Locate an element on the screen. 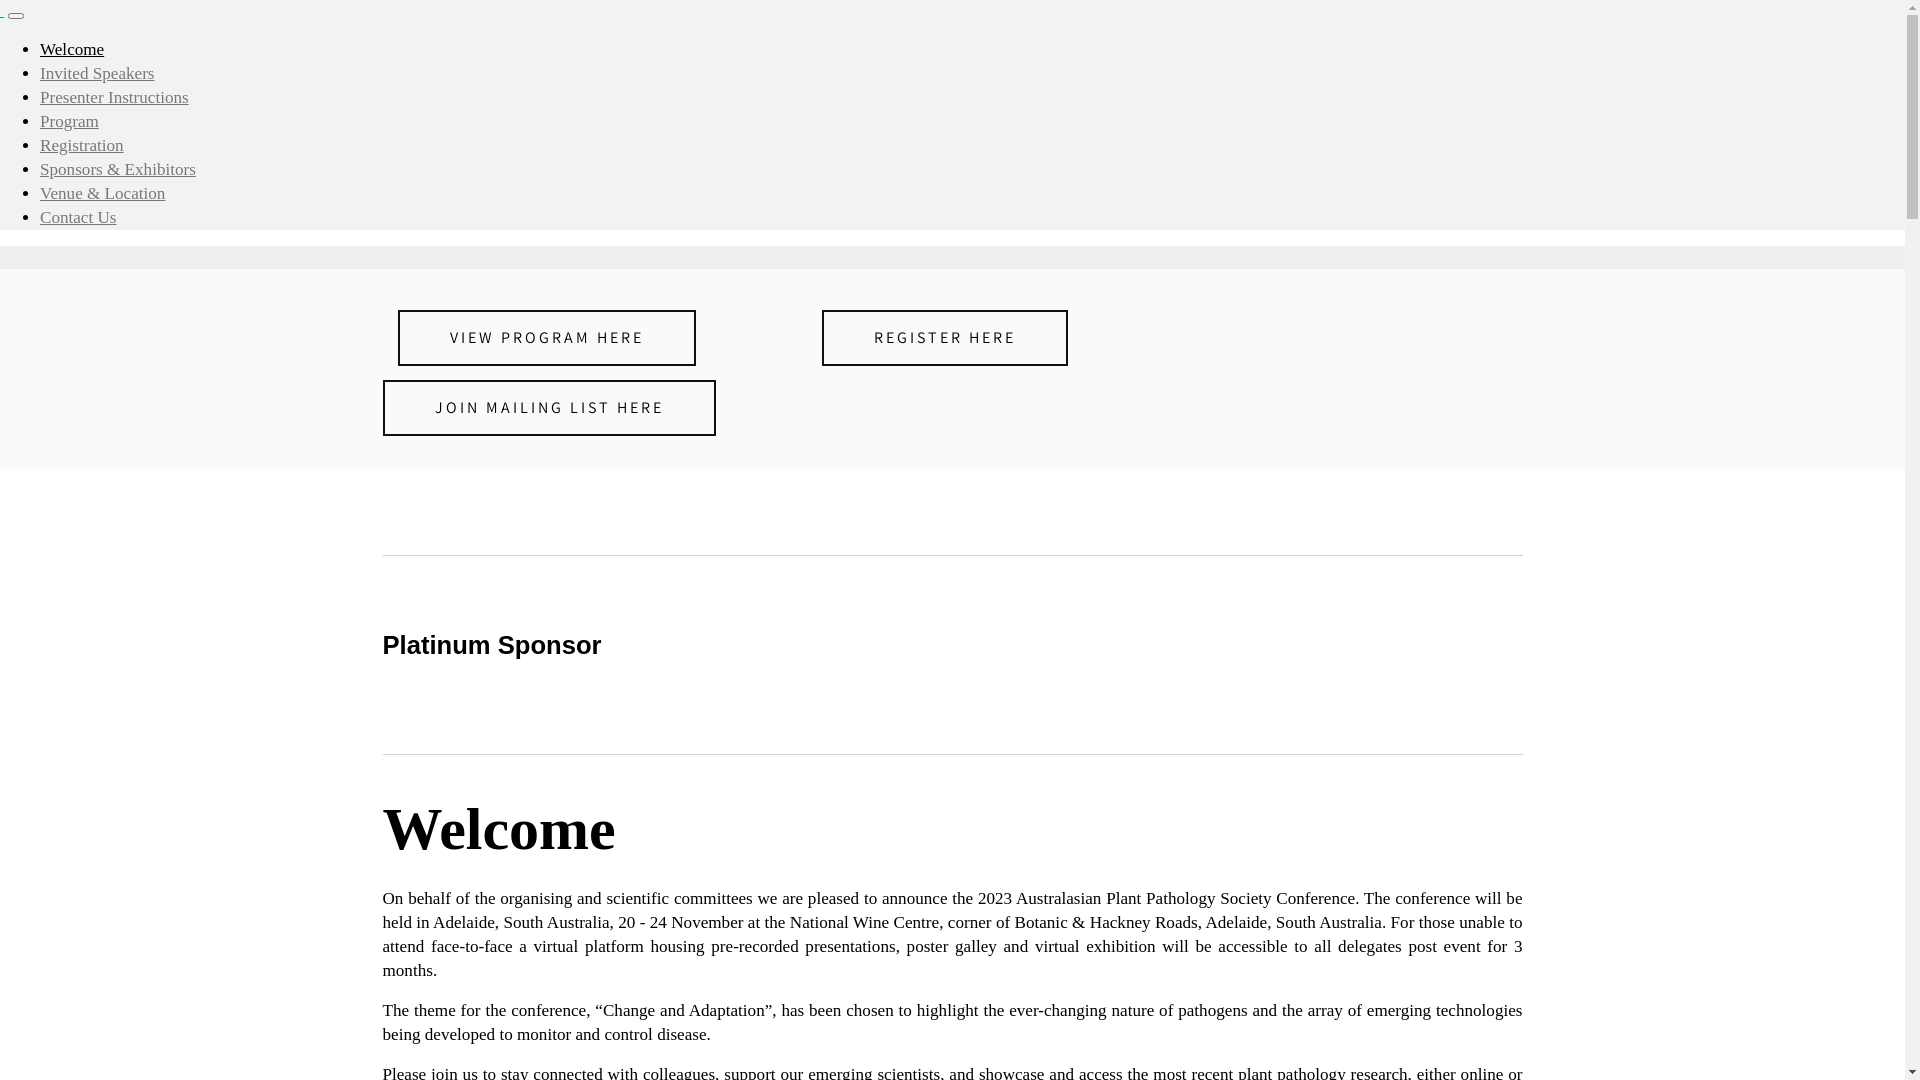  'Program' is located at coordinates (69, 121).